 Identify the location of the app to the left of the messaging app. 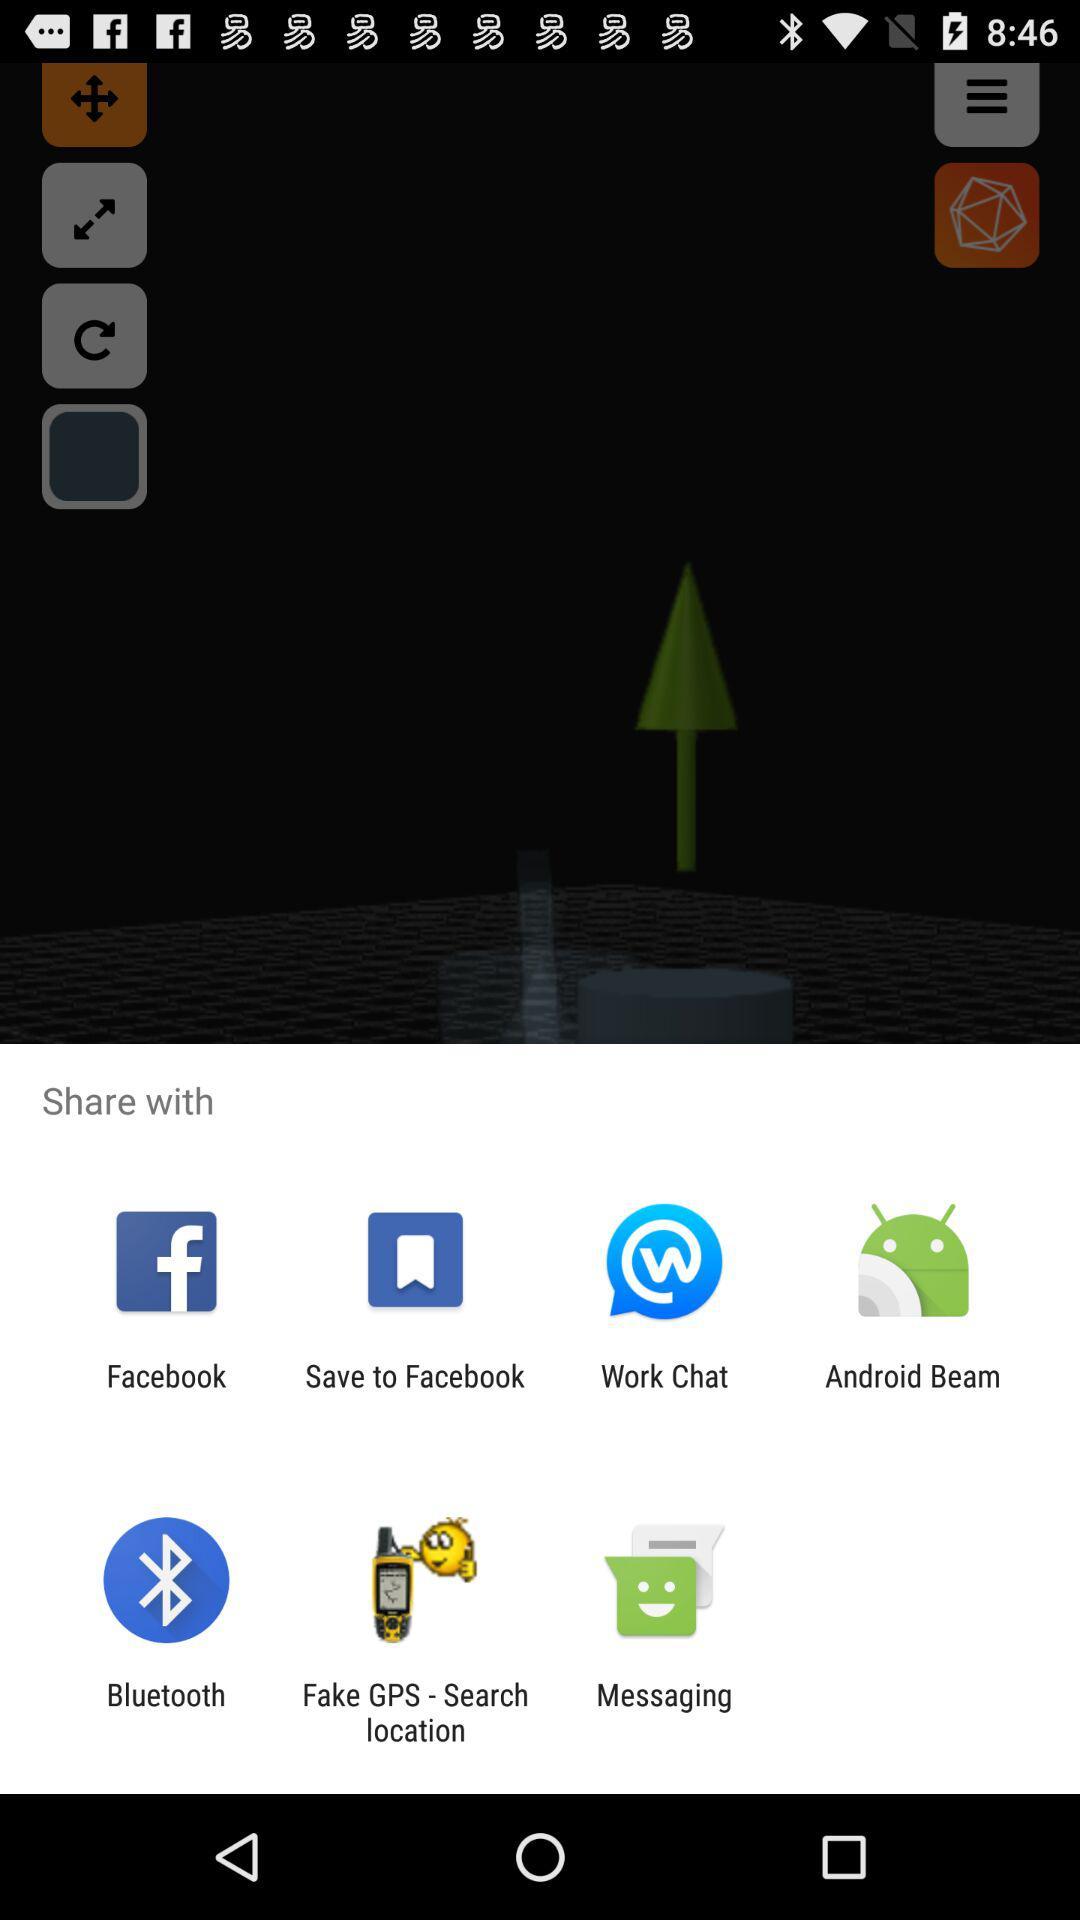
(414, 1711).